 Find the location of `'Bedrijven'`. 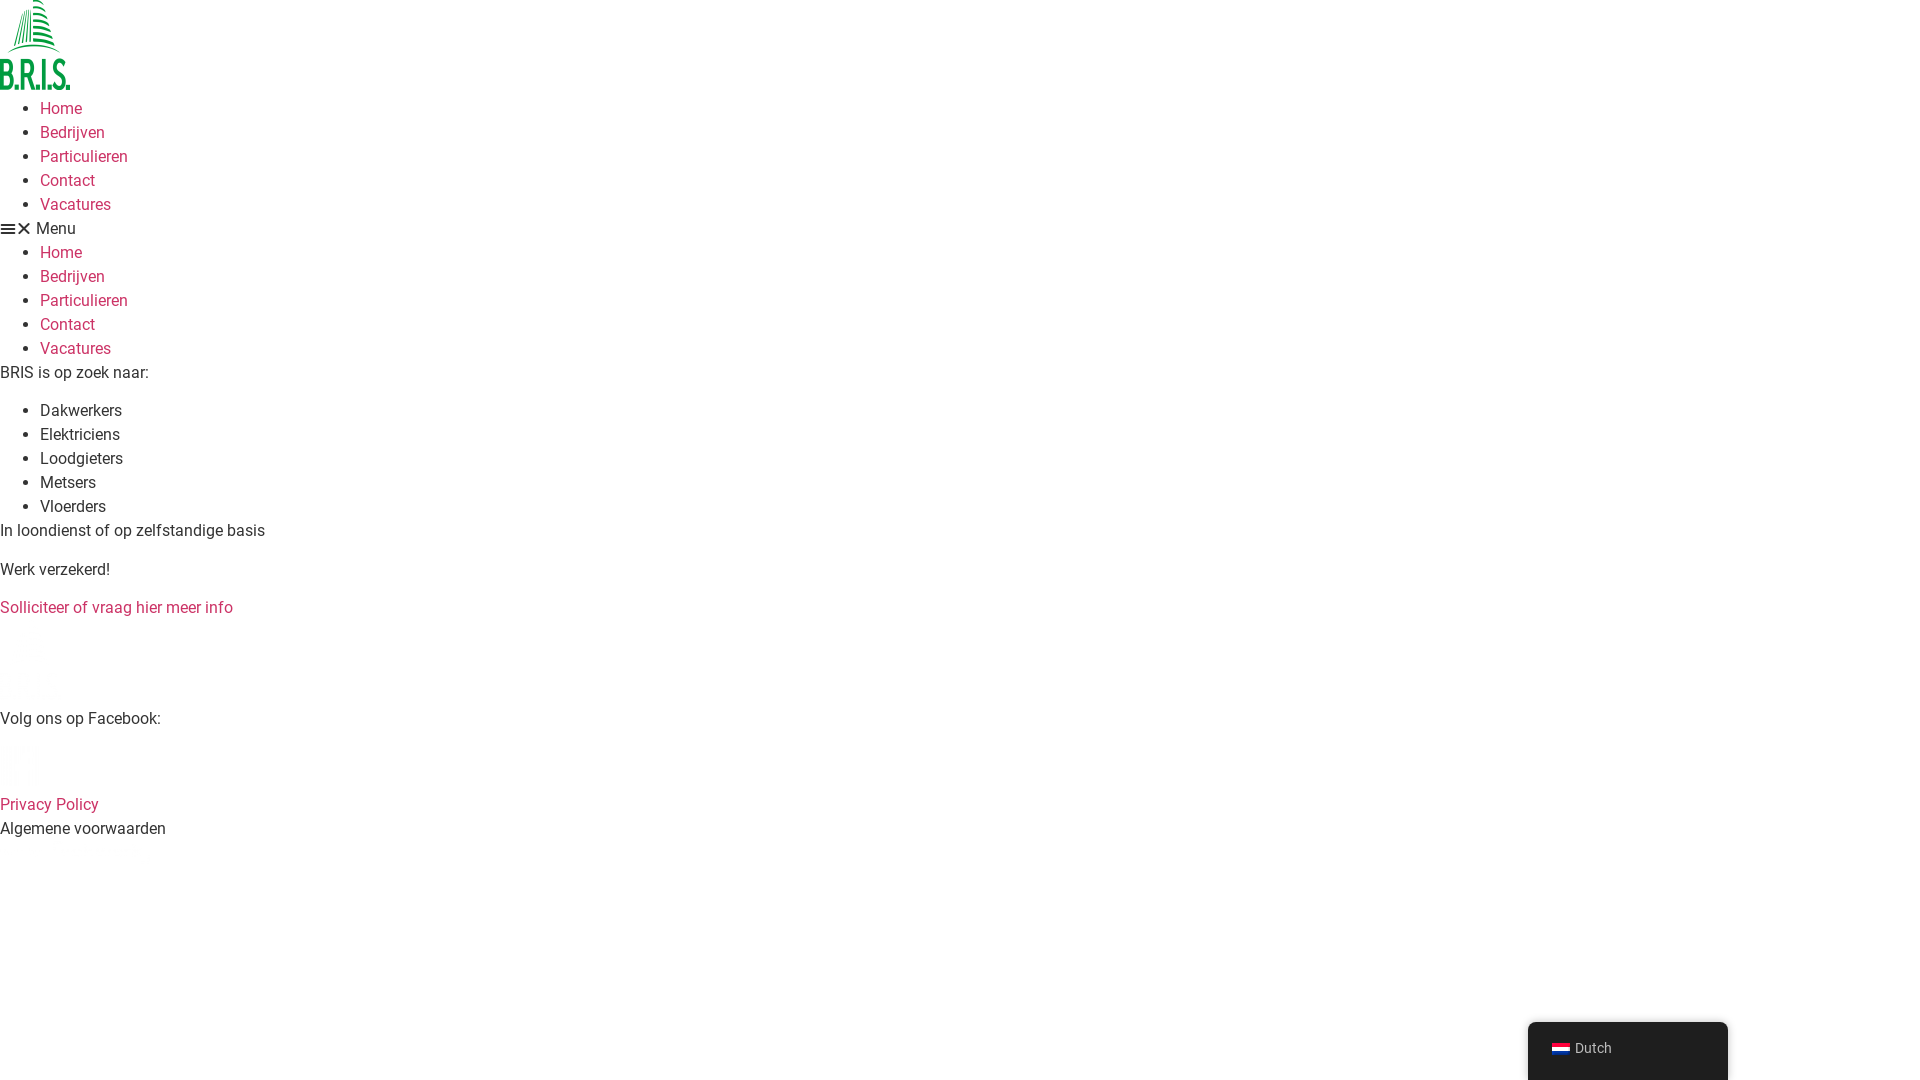

'Bedrijven' is located at coordinates (72, 132).